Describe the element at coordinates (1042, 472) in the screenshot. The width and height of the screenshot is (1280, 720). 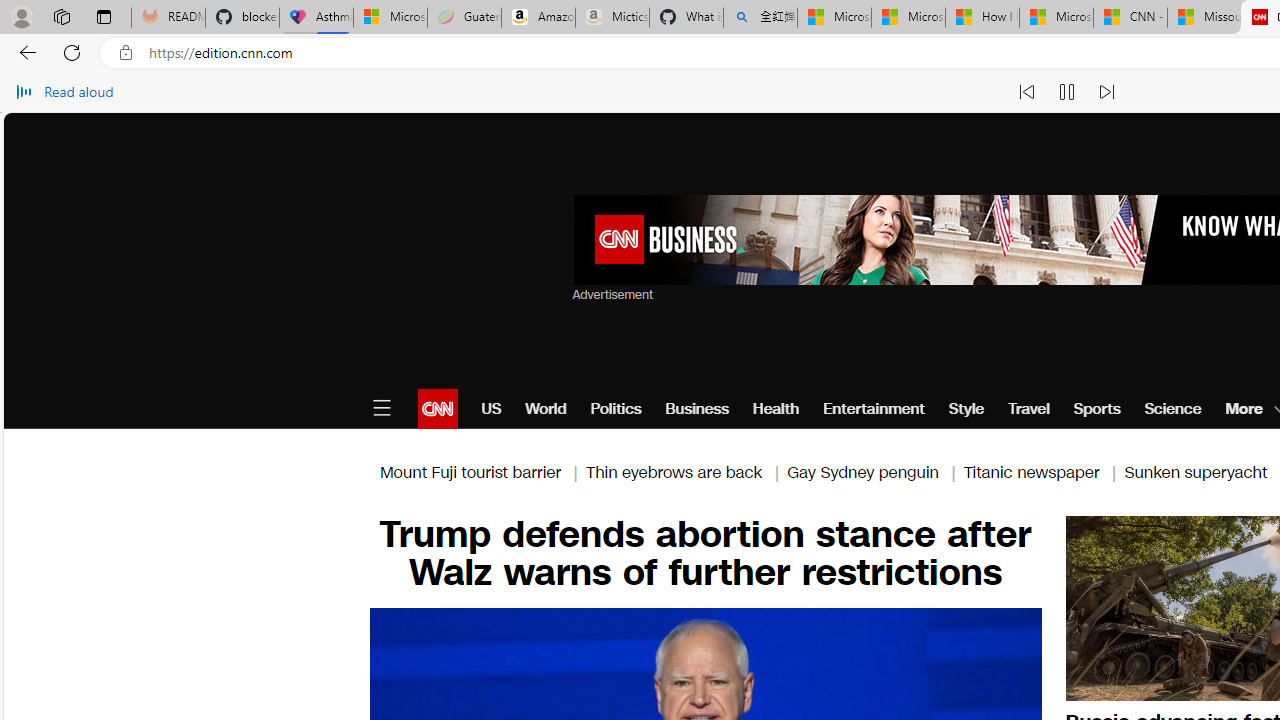
I see `'Titanic newspaper |'` at that location.